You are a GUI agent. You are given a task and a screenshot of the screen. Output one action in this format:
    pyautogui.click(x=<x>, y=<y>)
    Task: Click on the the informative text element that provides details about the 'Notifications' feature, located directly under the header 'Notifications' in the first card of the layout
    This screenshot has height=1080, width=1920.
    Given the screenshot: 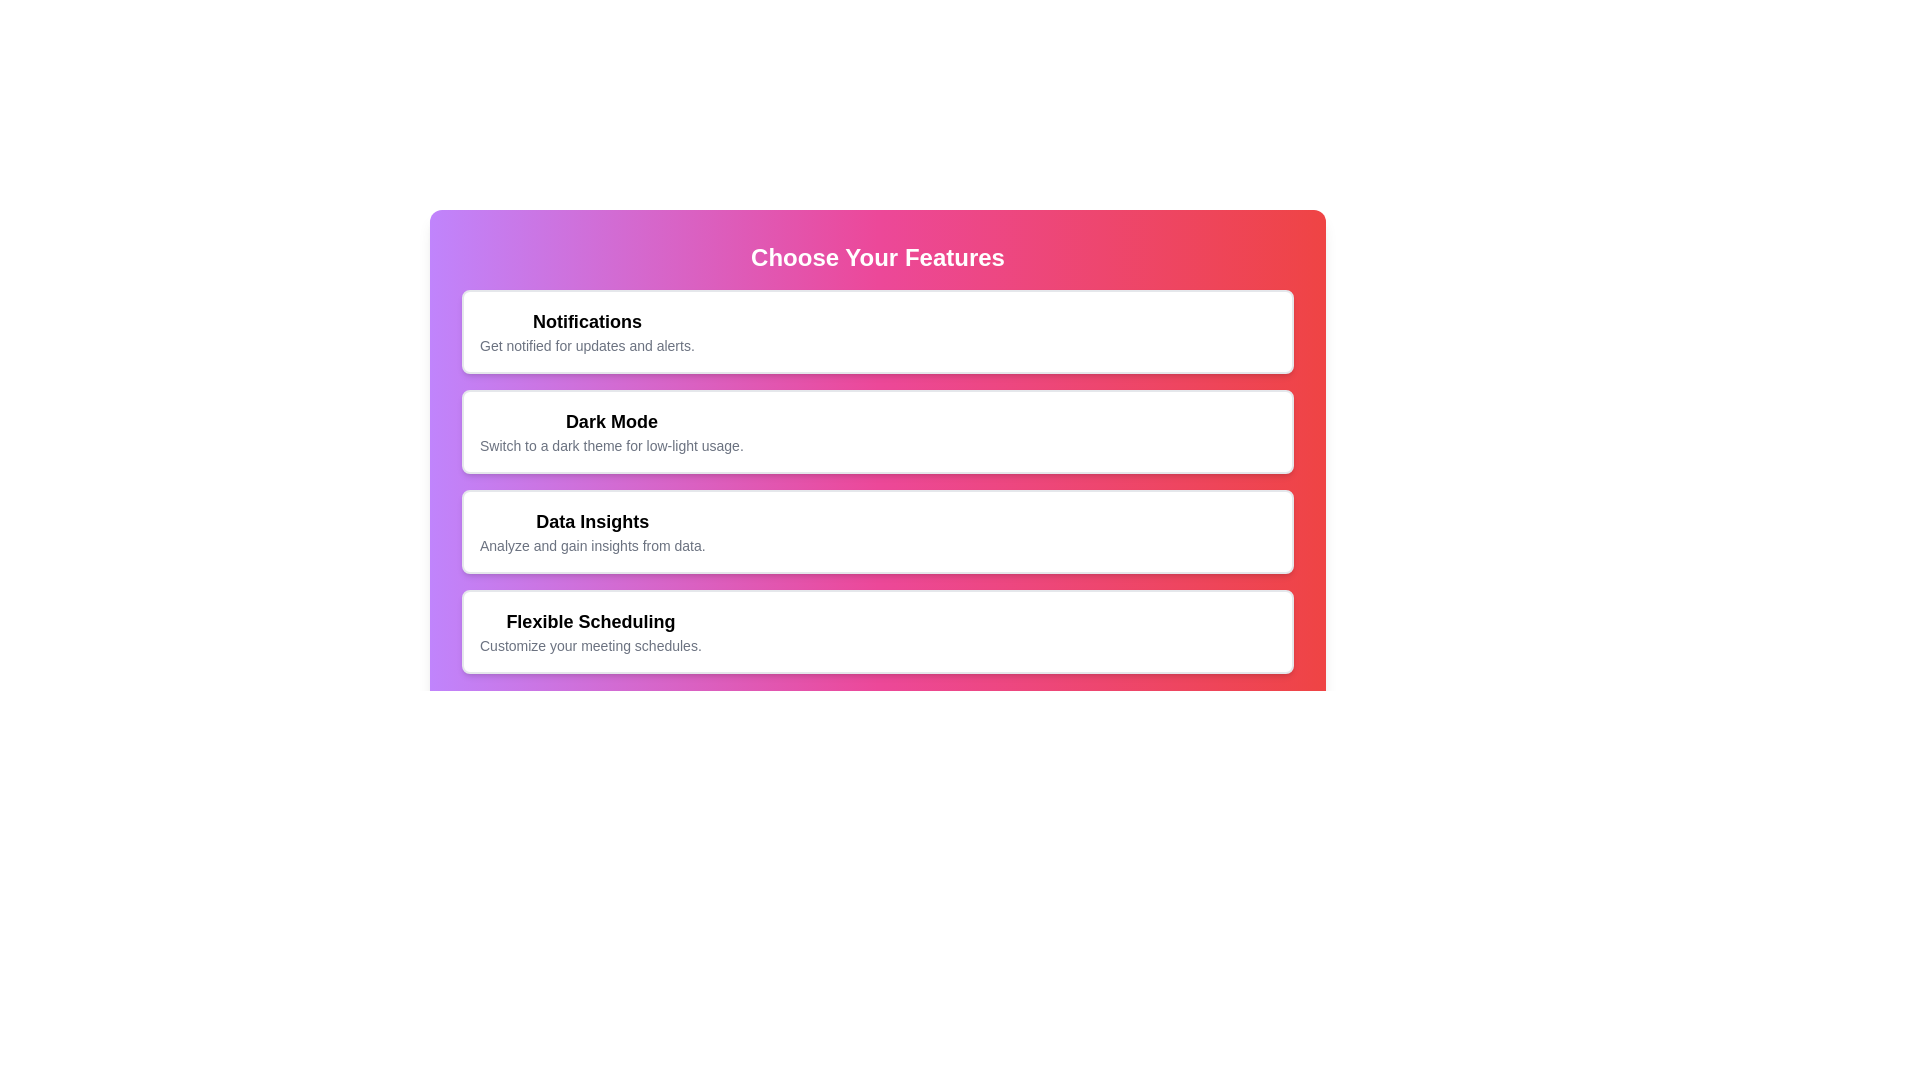 What is the action you would take?
    pyautogui.click(x=586, y=345)
    